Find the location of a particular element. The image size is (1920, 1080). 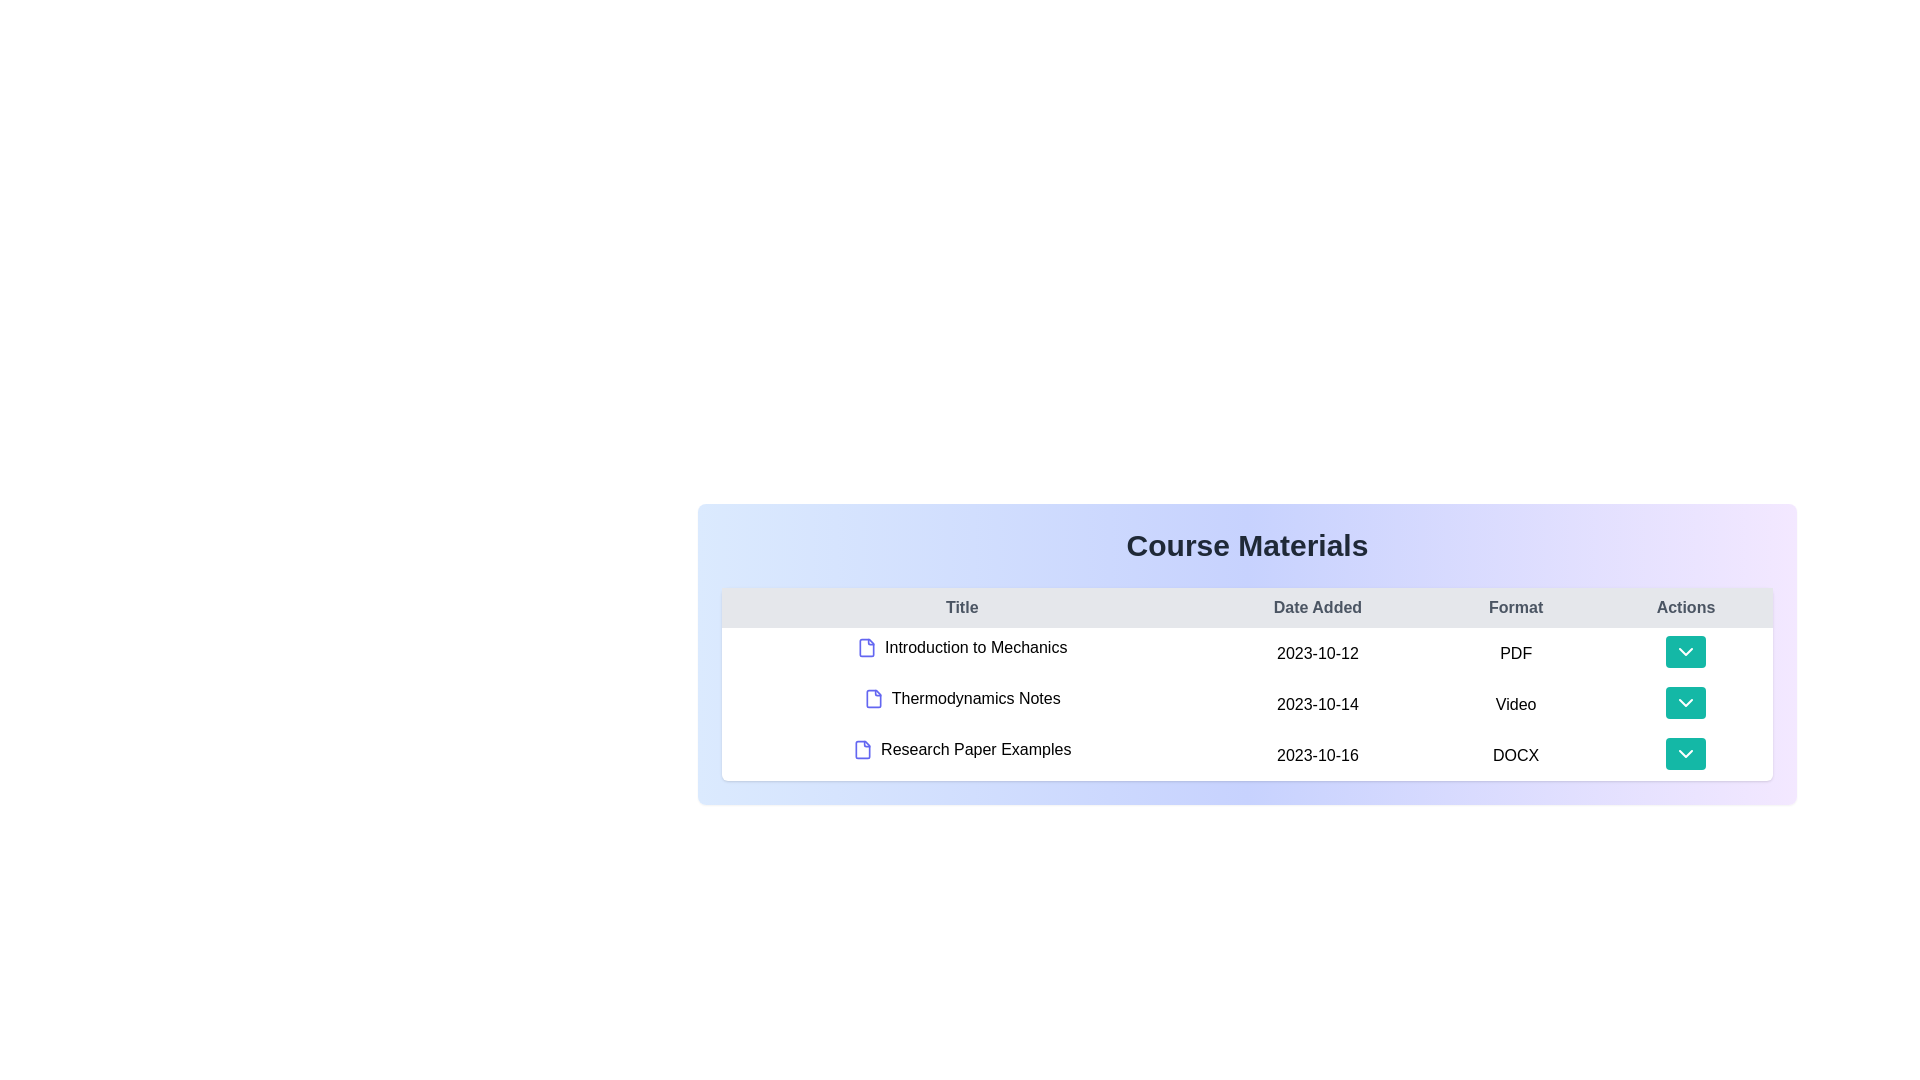

the icon in the second row under the 'Title' column is located at coordinates (873, 697).